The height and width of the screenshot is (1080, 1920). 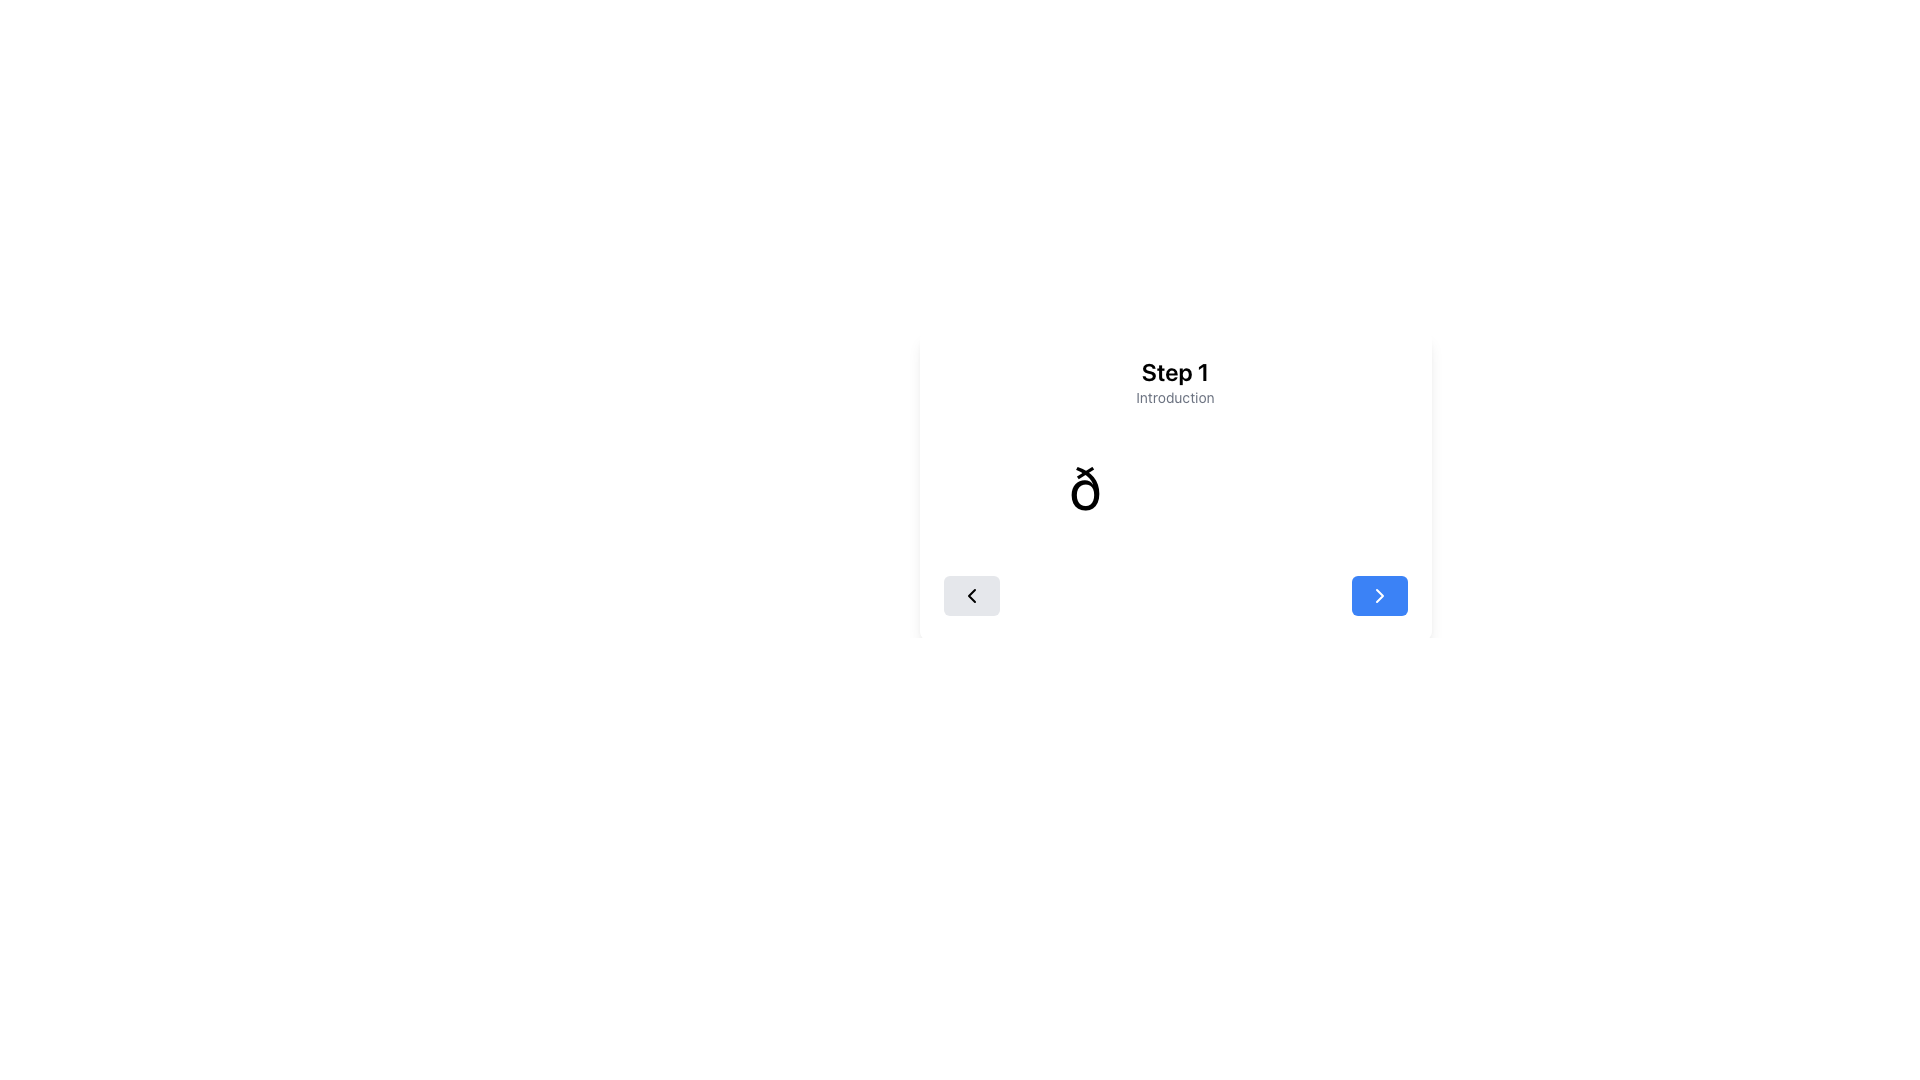 What do you see at coordinates (1378, 595) in the screenshot?
I see `the chevron arrow icon located within the blue rectangular button at the bottom right corner of the interface` at bounding box center [1378, 595].